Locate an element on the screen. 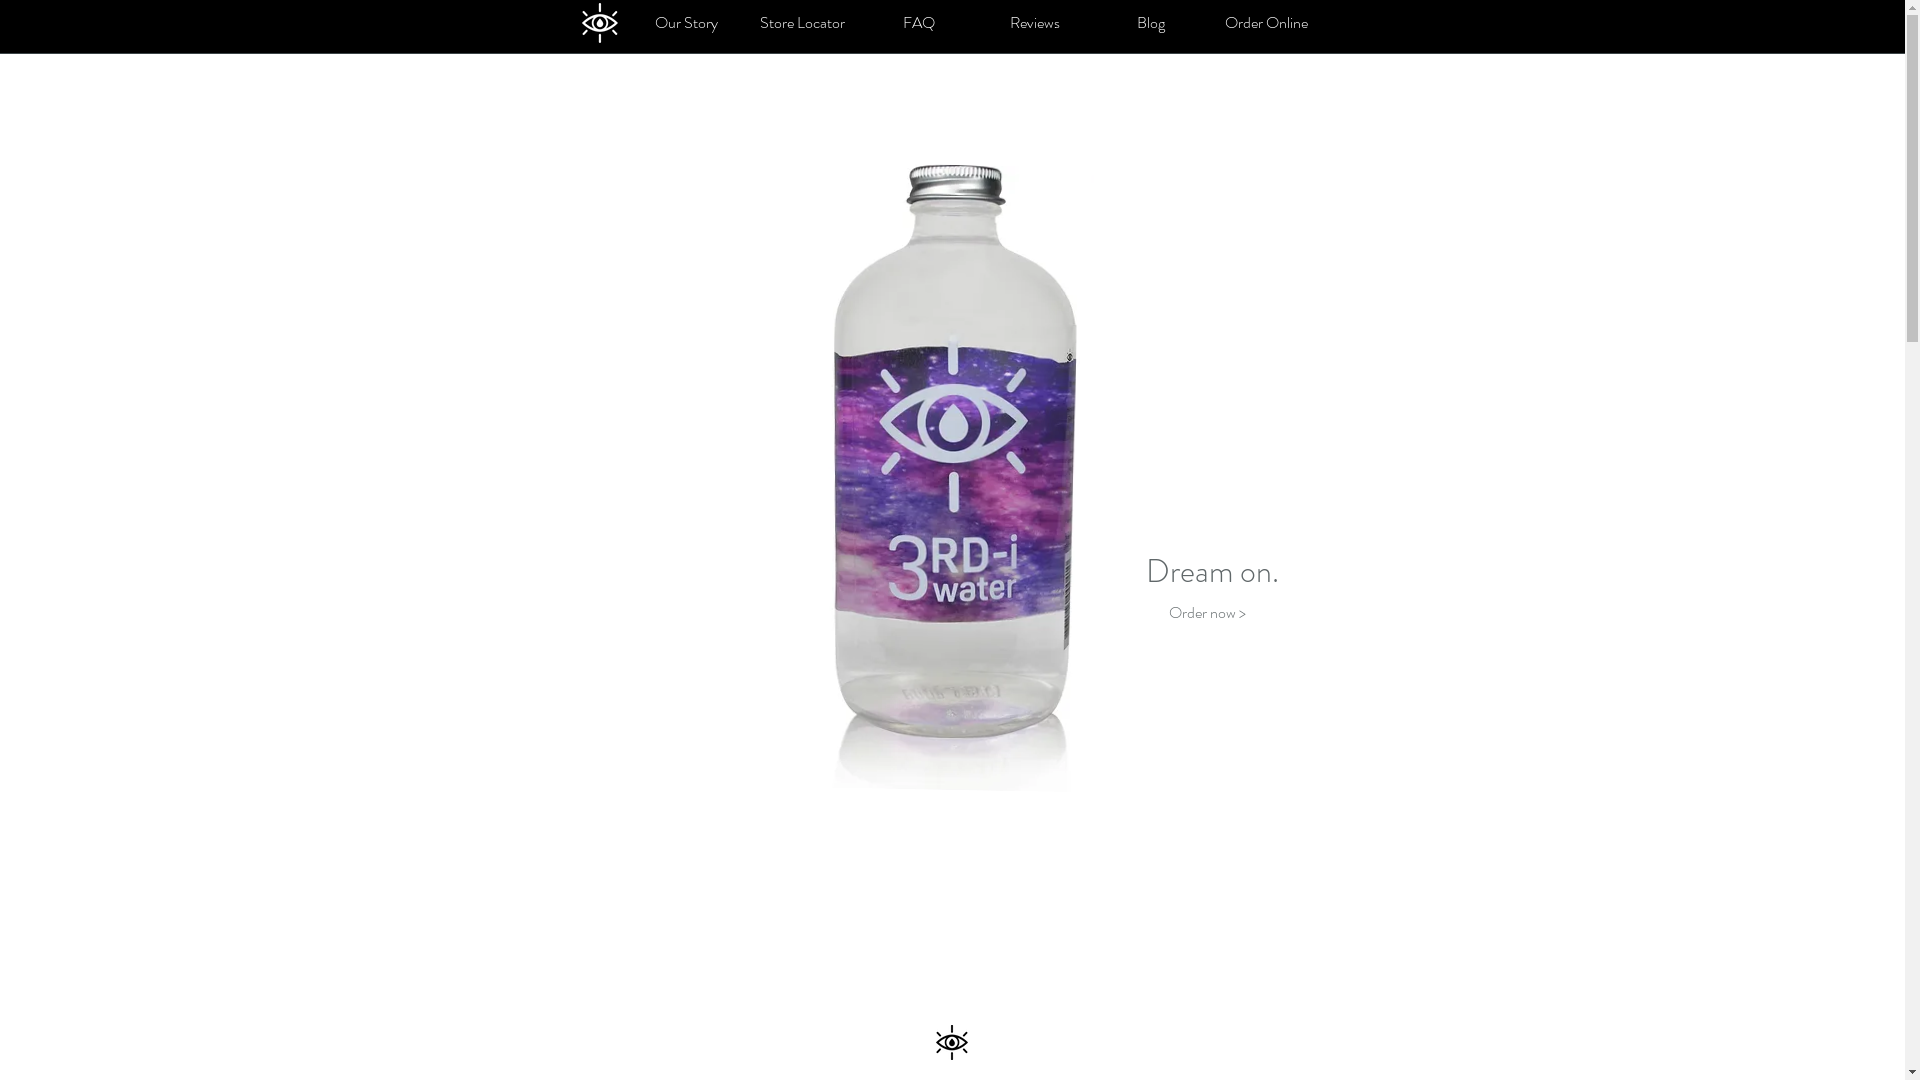 This screenshot has height=1080, width=1920. 'Reviews' is located at coordinates (1033, 23).